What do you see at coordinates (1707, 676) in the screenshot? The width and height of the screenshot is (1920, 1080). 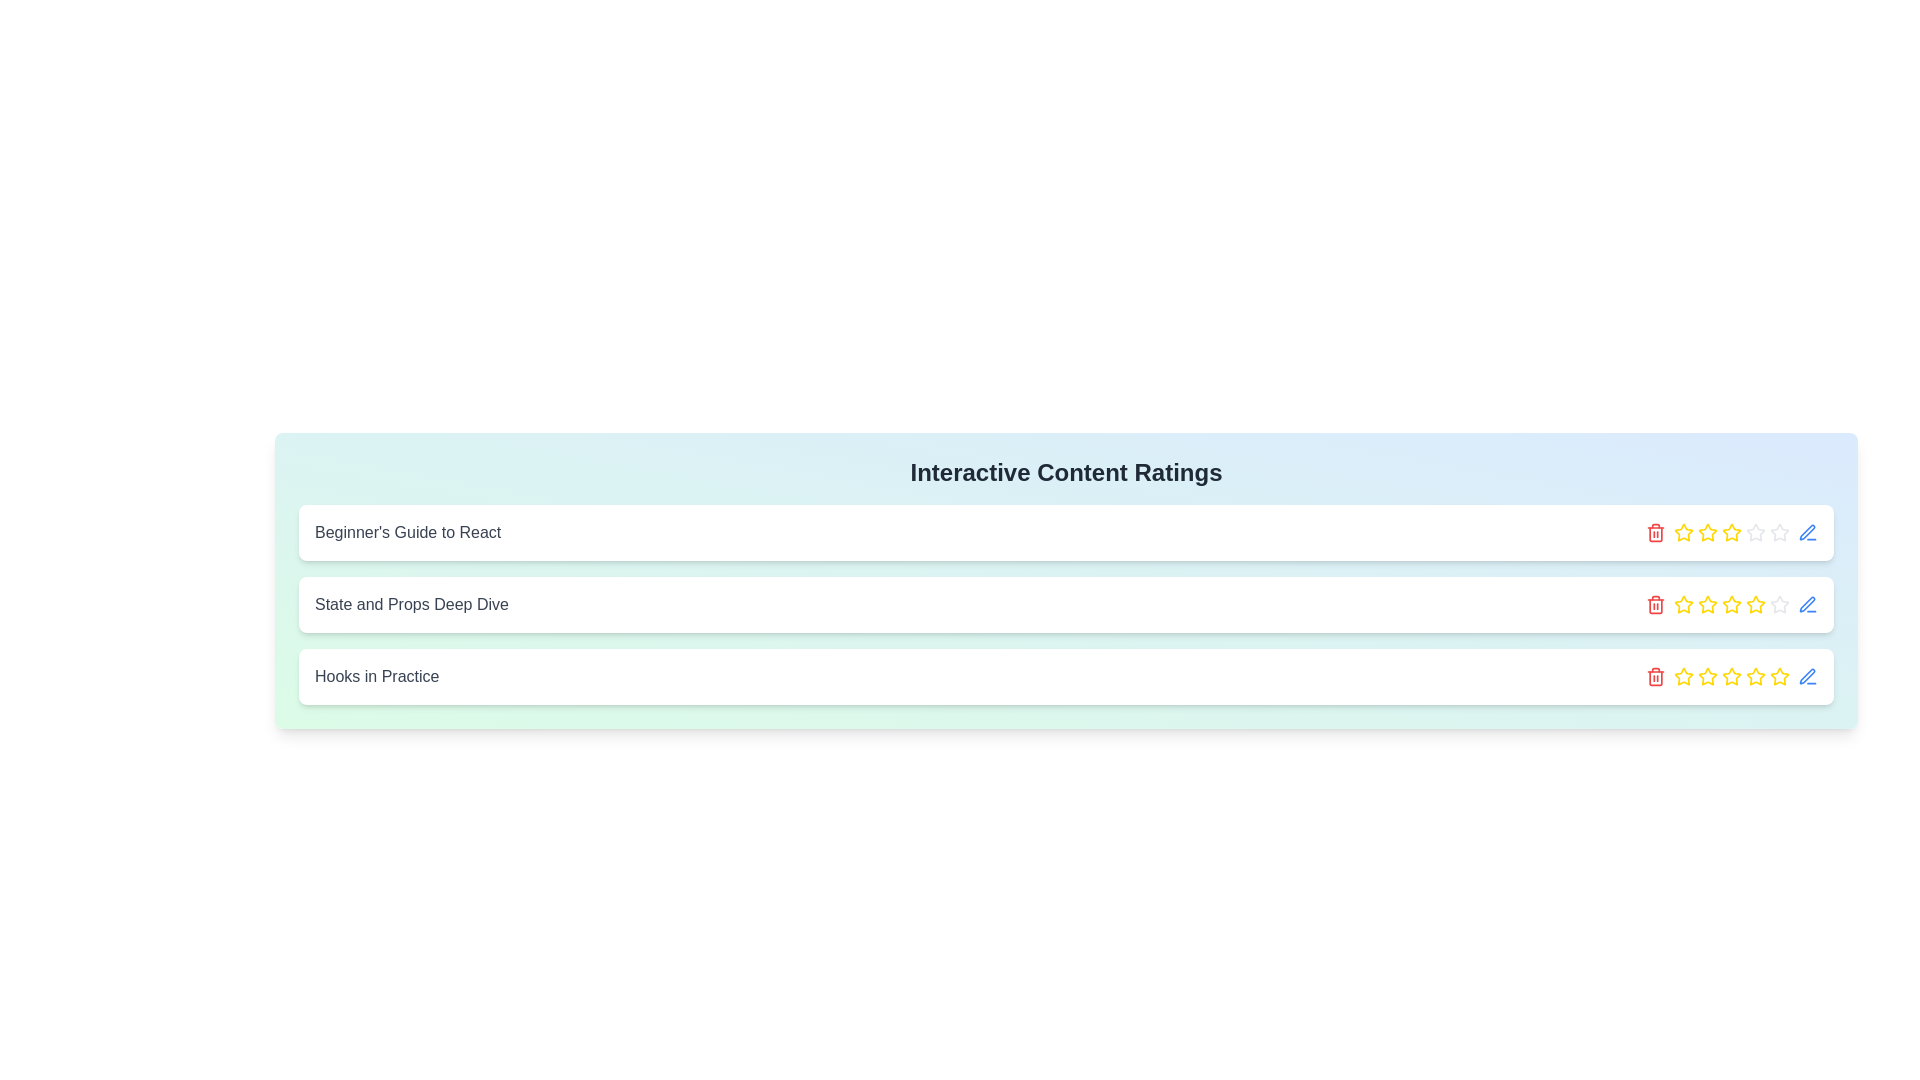 I see `the third star in the rating row for 'Hooks in Practice'` at bounding box center [1707, 676].